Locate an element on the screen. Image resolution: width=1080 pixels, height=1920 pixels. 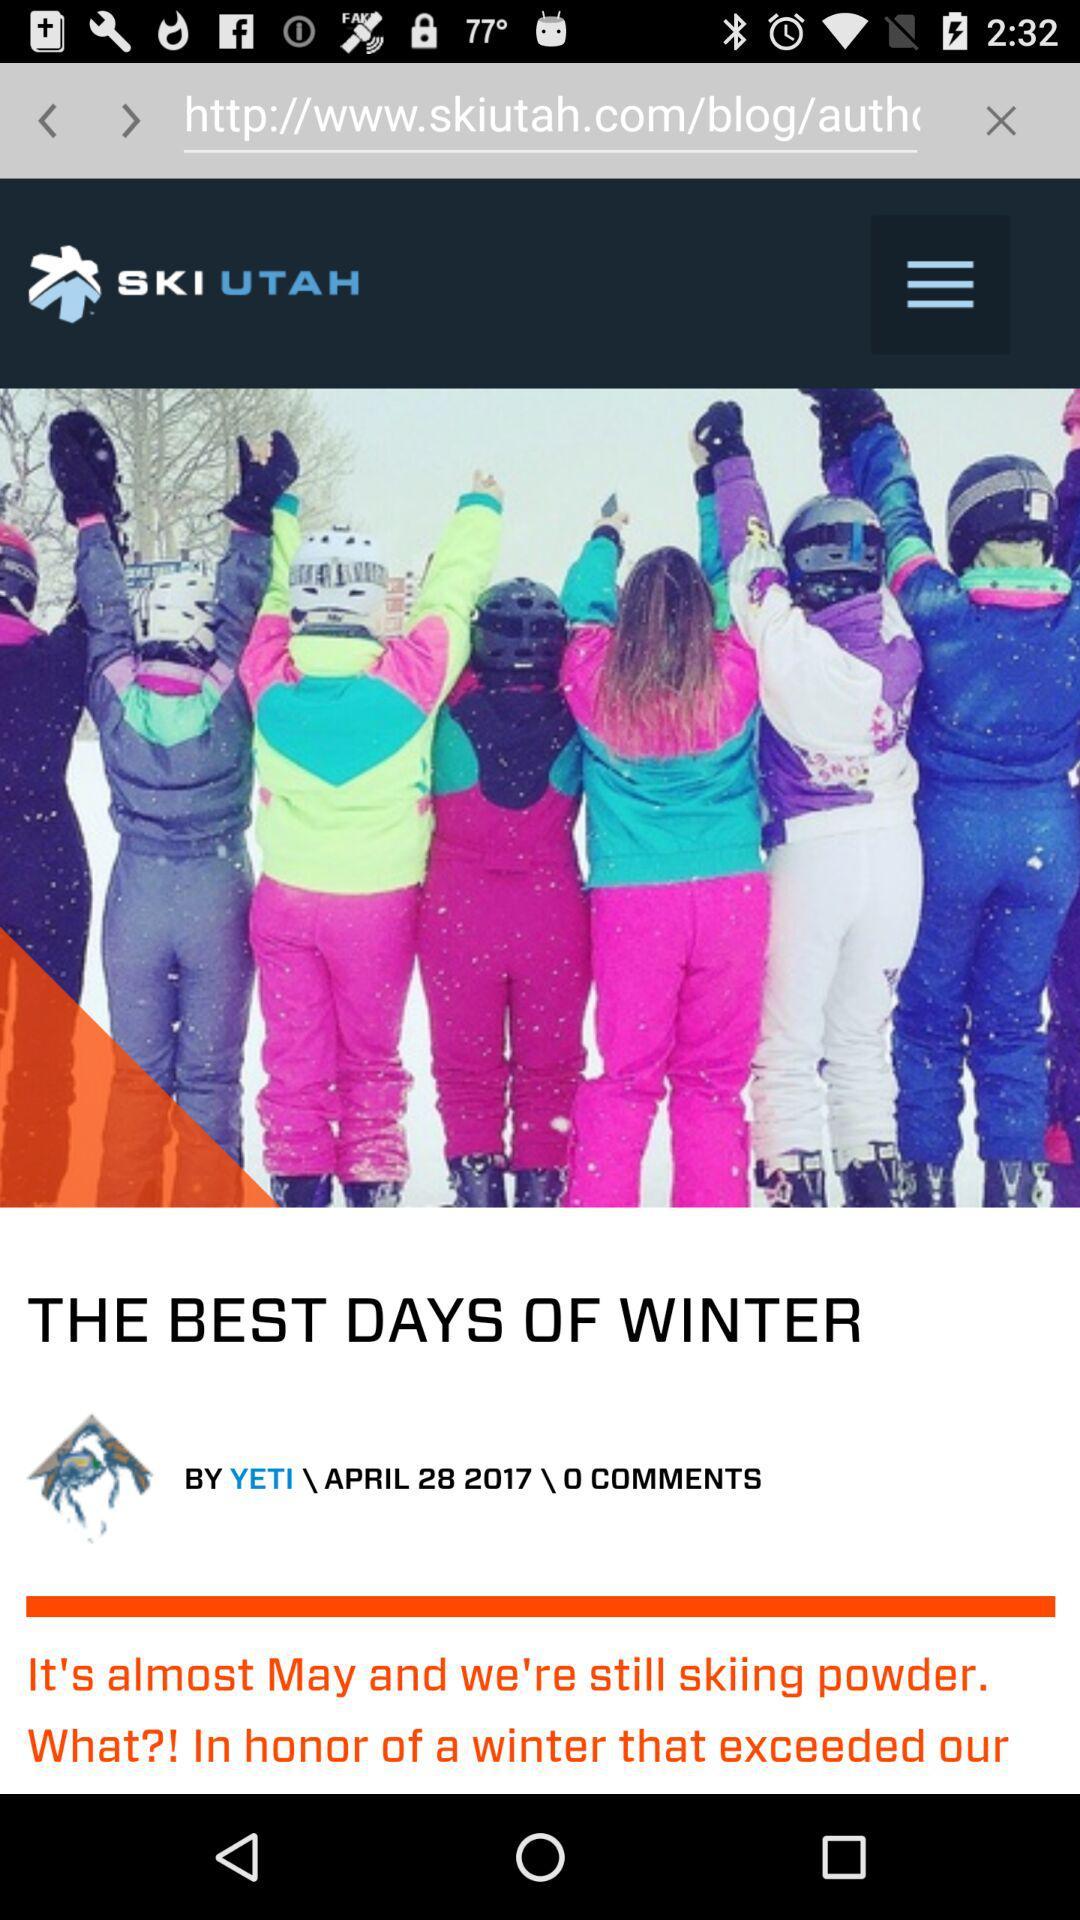
the arrow_backward icon is located at coordinates (46, 128).